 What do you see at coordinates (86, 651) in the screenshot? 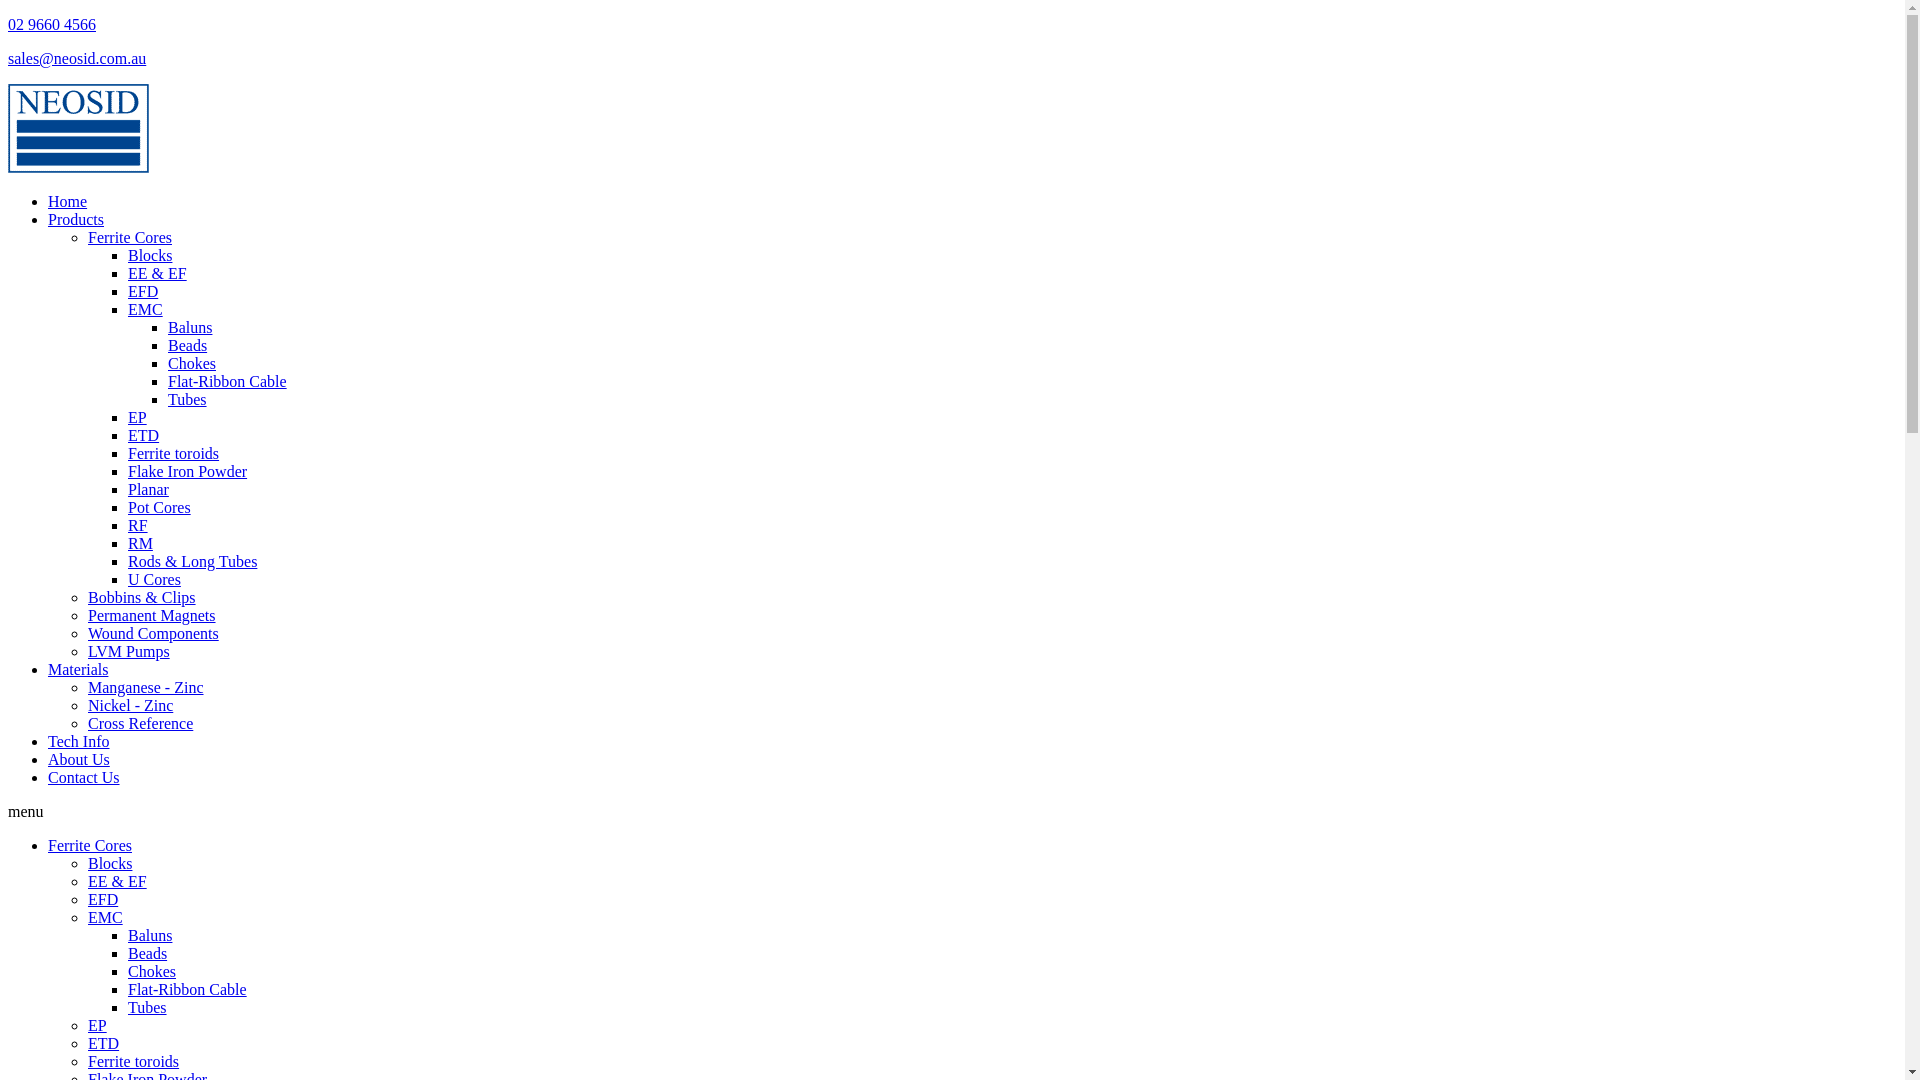
I see `'LVM Pumps'` at bounding box center [86, 651].